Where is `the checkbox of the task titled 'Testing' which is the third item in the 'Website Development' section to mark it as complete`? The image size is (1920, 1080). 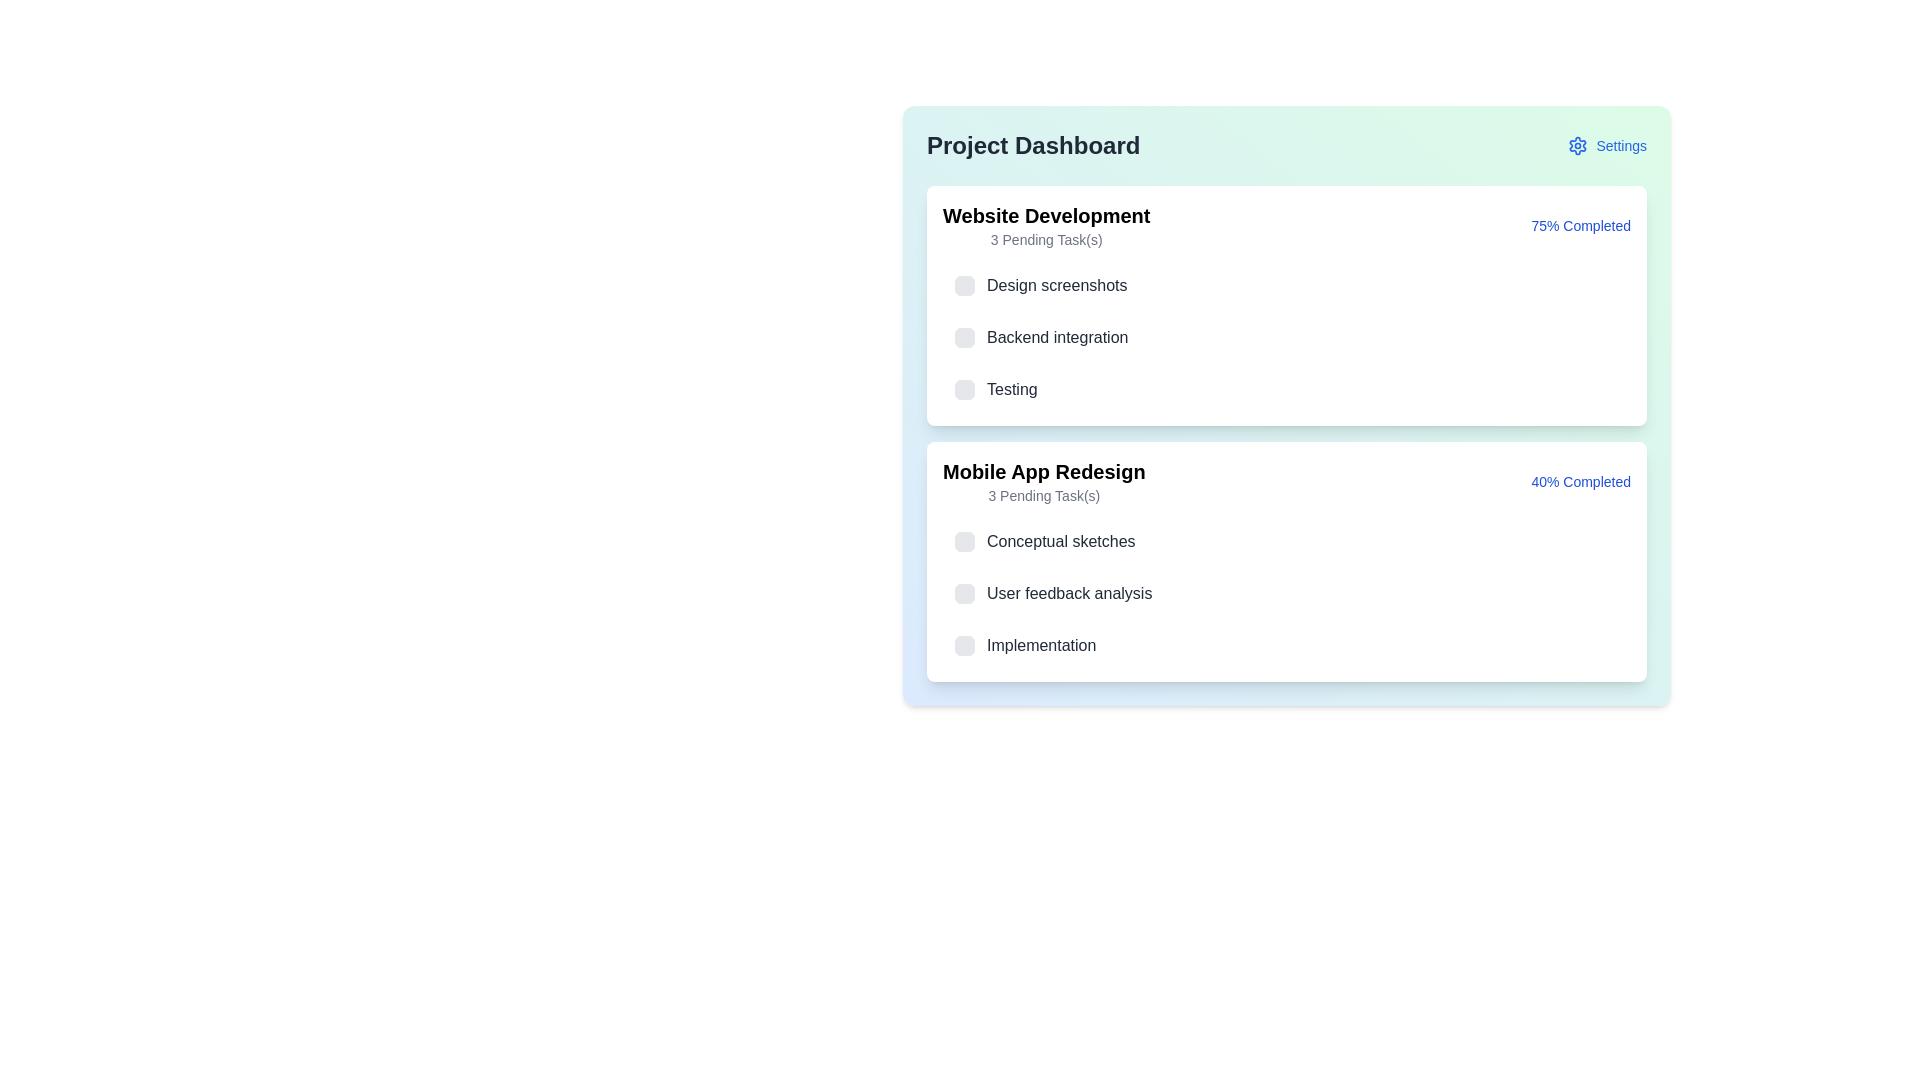 the checkbox of the task titled 'Testing' which is the third item in the 'Website Development' section to mark it as complete is located at coordinates (1286, 389).